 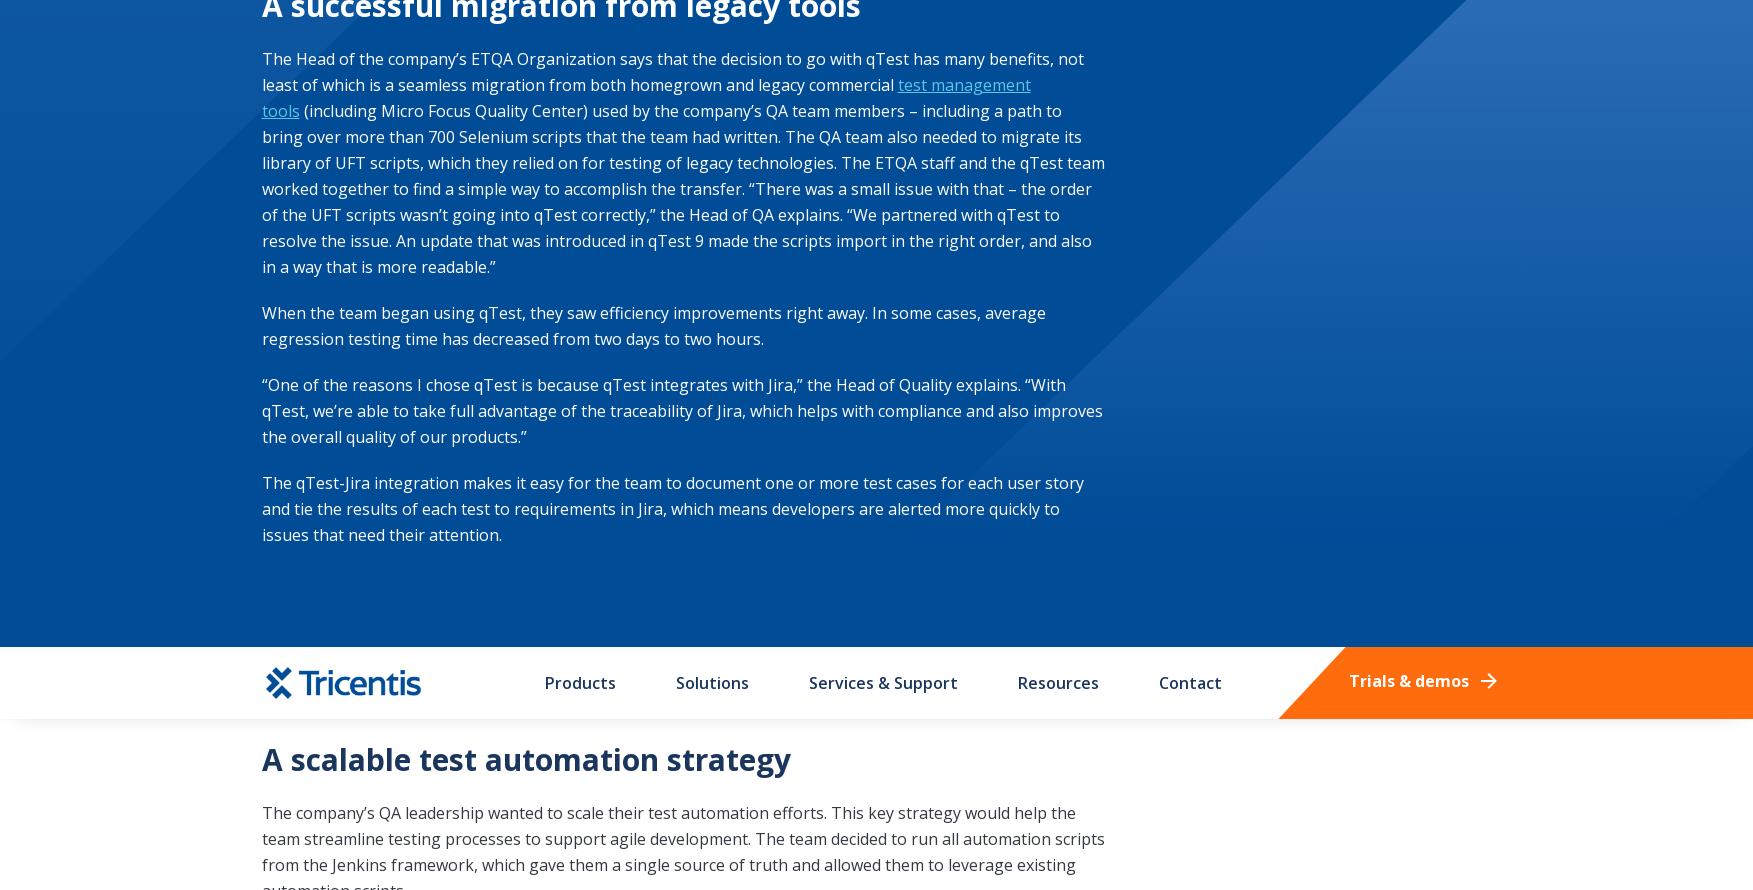 What do you see at coordinates (675, 21) in the screenshot?
I see `'Blog'` at bounding box center [675, 21].